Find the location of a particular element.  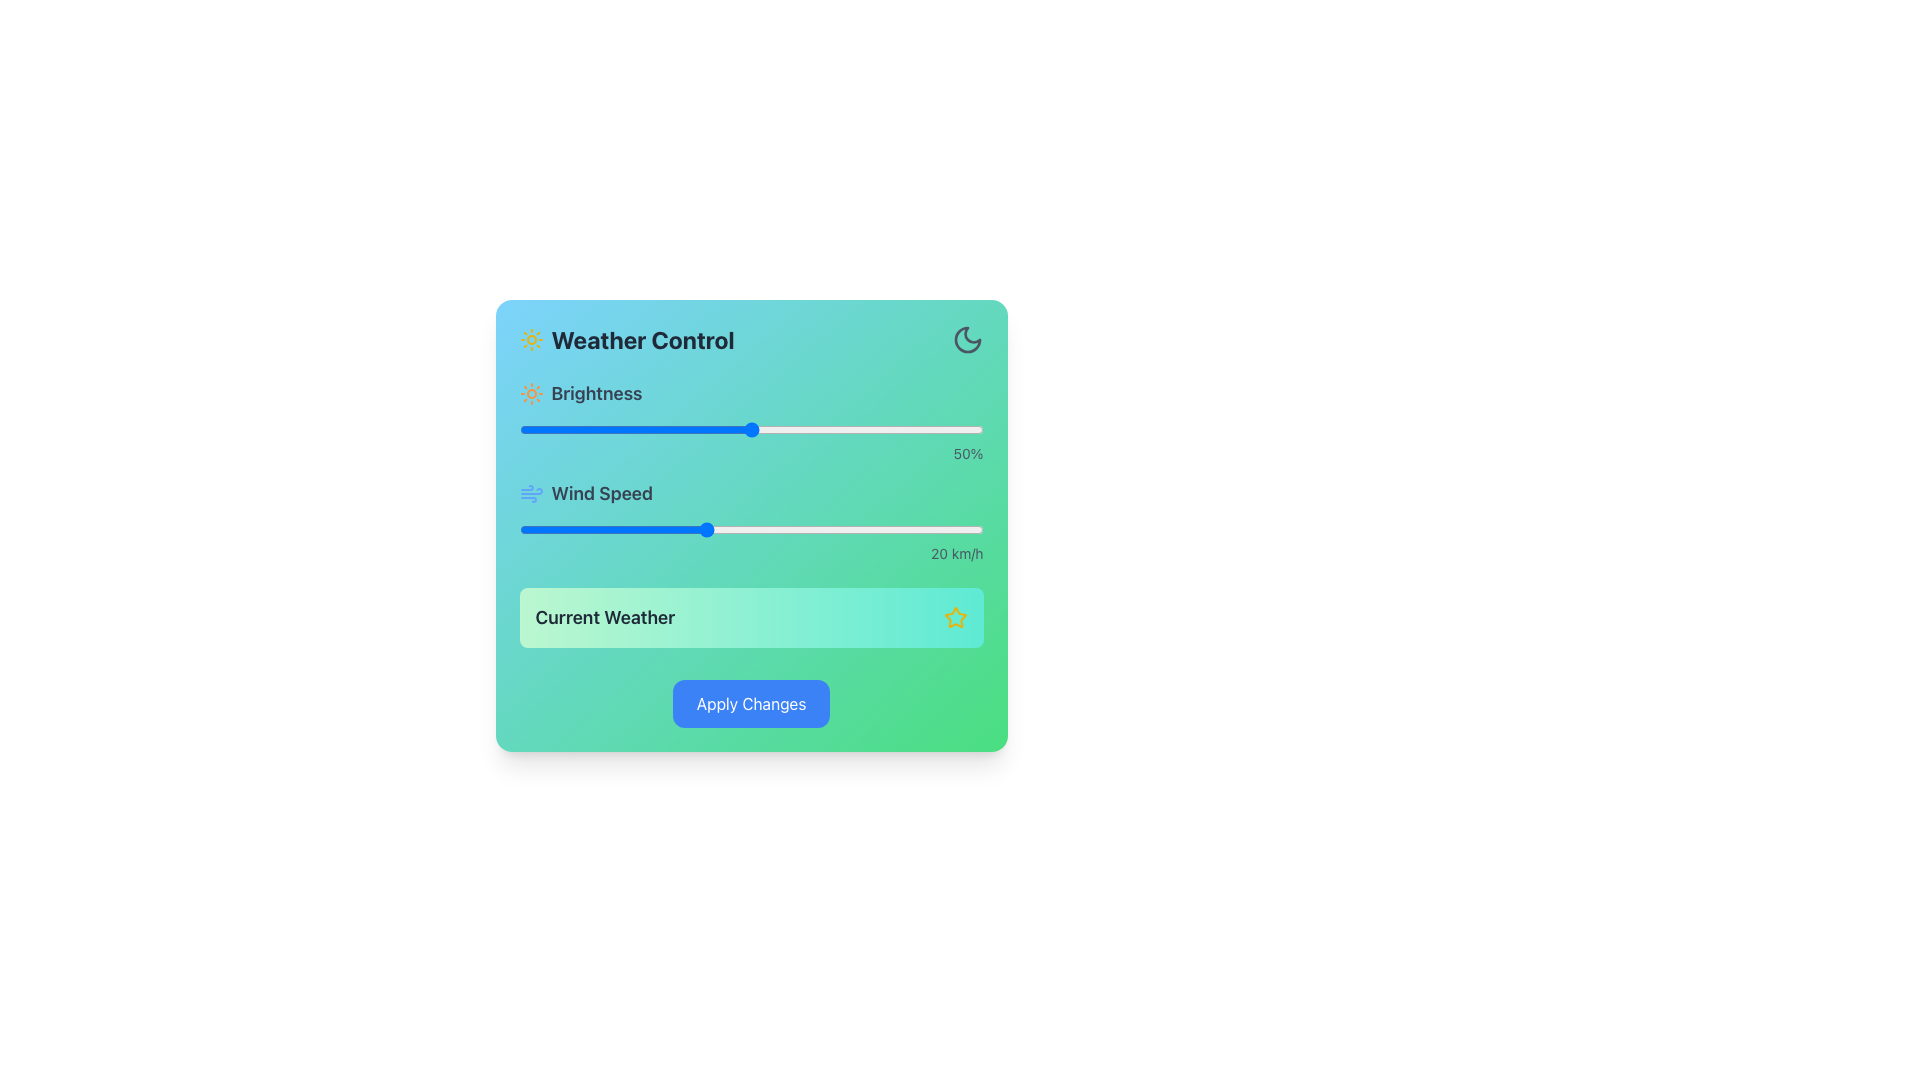

the star-shaped icon with a bright yellow border located in the top right corner of the 'Current Weather' section is located at coordinates (954, 616).